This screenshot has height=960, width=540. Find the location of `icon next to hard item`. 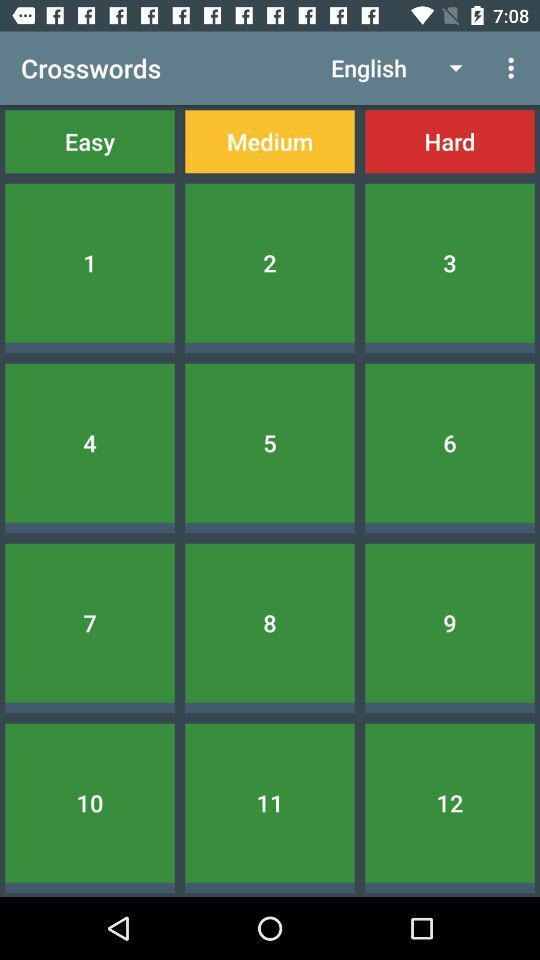

icon next to hard item is located at coordinates (270, 140).